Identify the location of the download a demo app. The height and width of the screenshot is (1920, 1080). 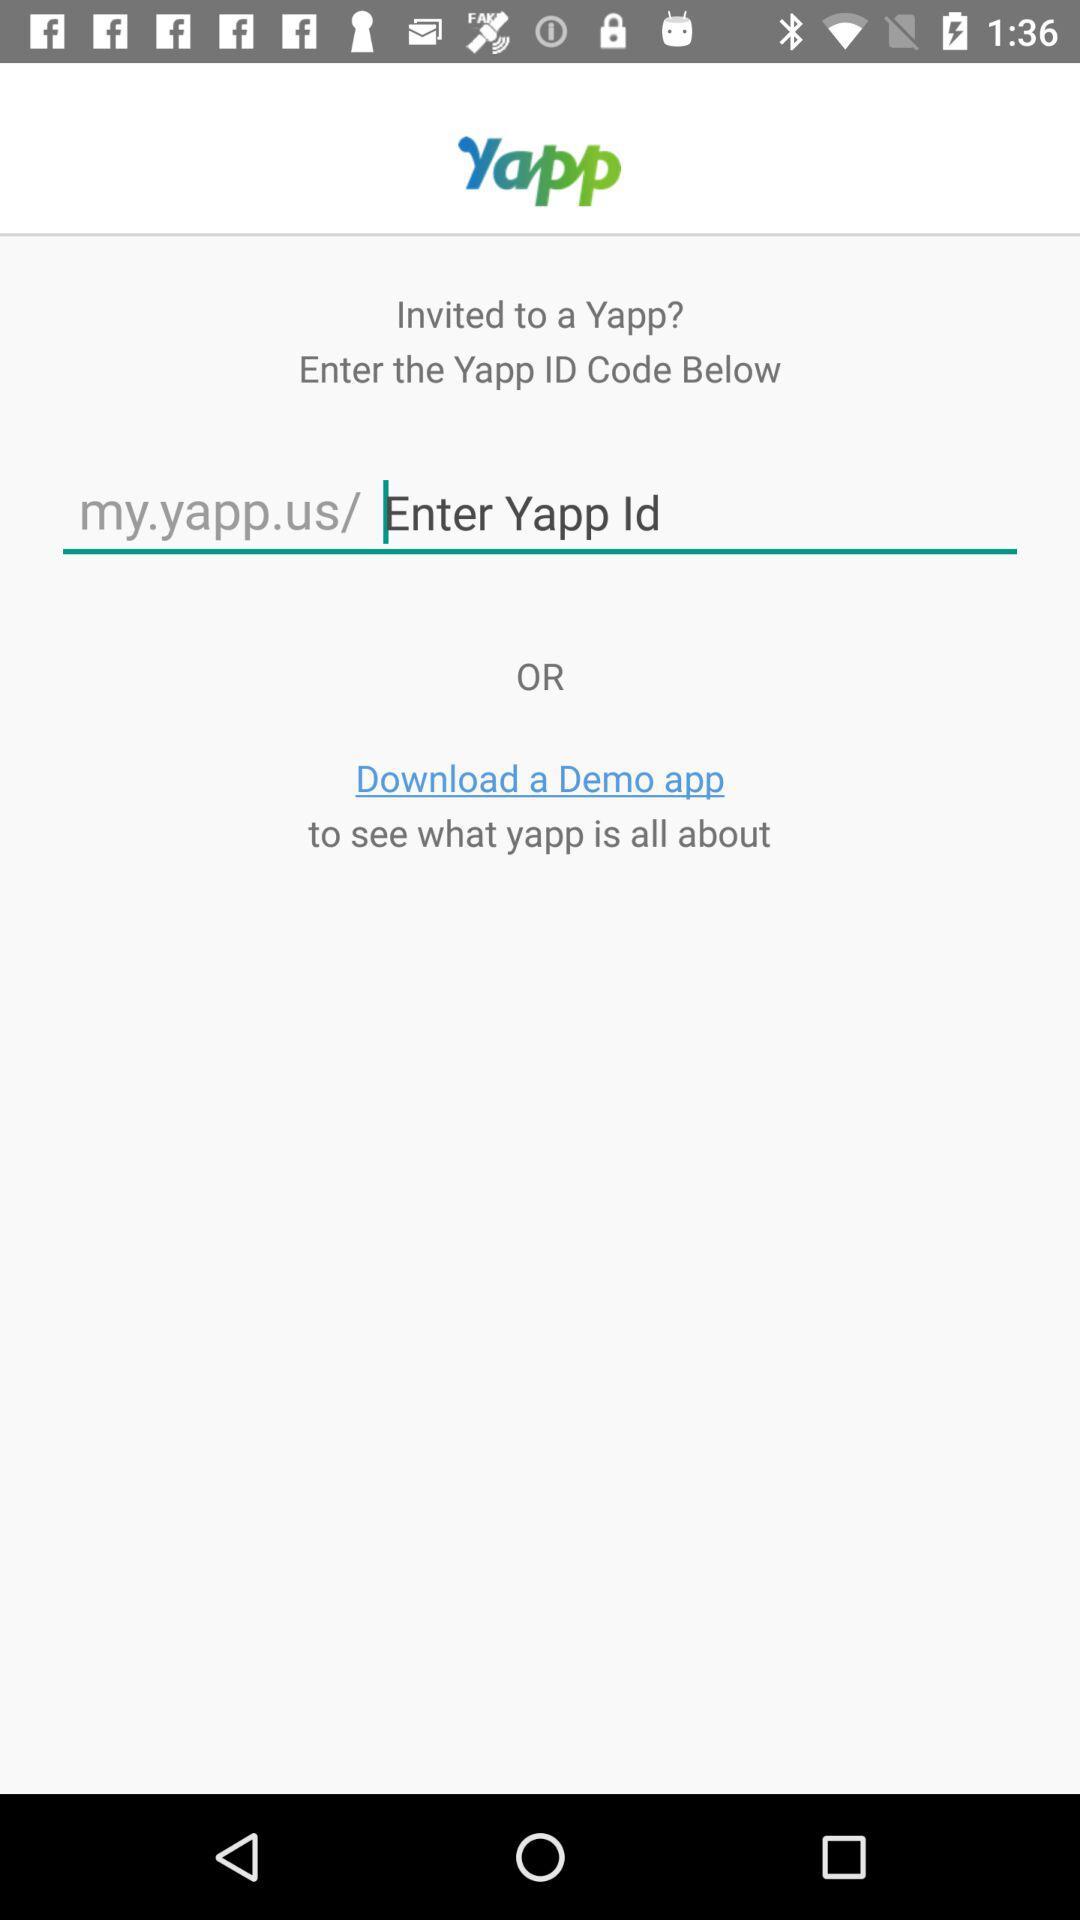
(540, 776).